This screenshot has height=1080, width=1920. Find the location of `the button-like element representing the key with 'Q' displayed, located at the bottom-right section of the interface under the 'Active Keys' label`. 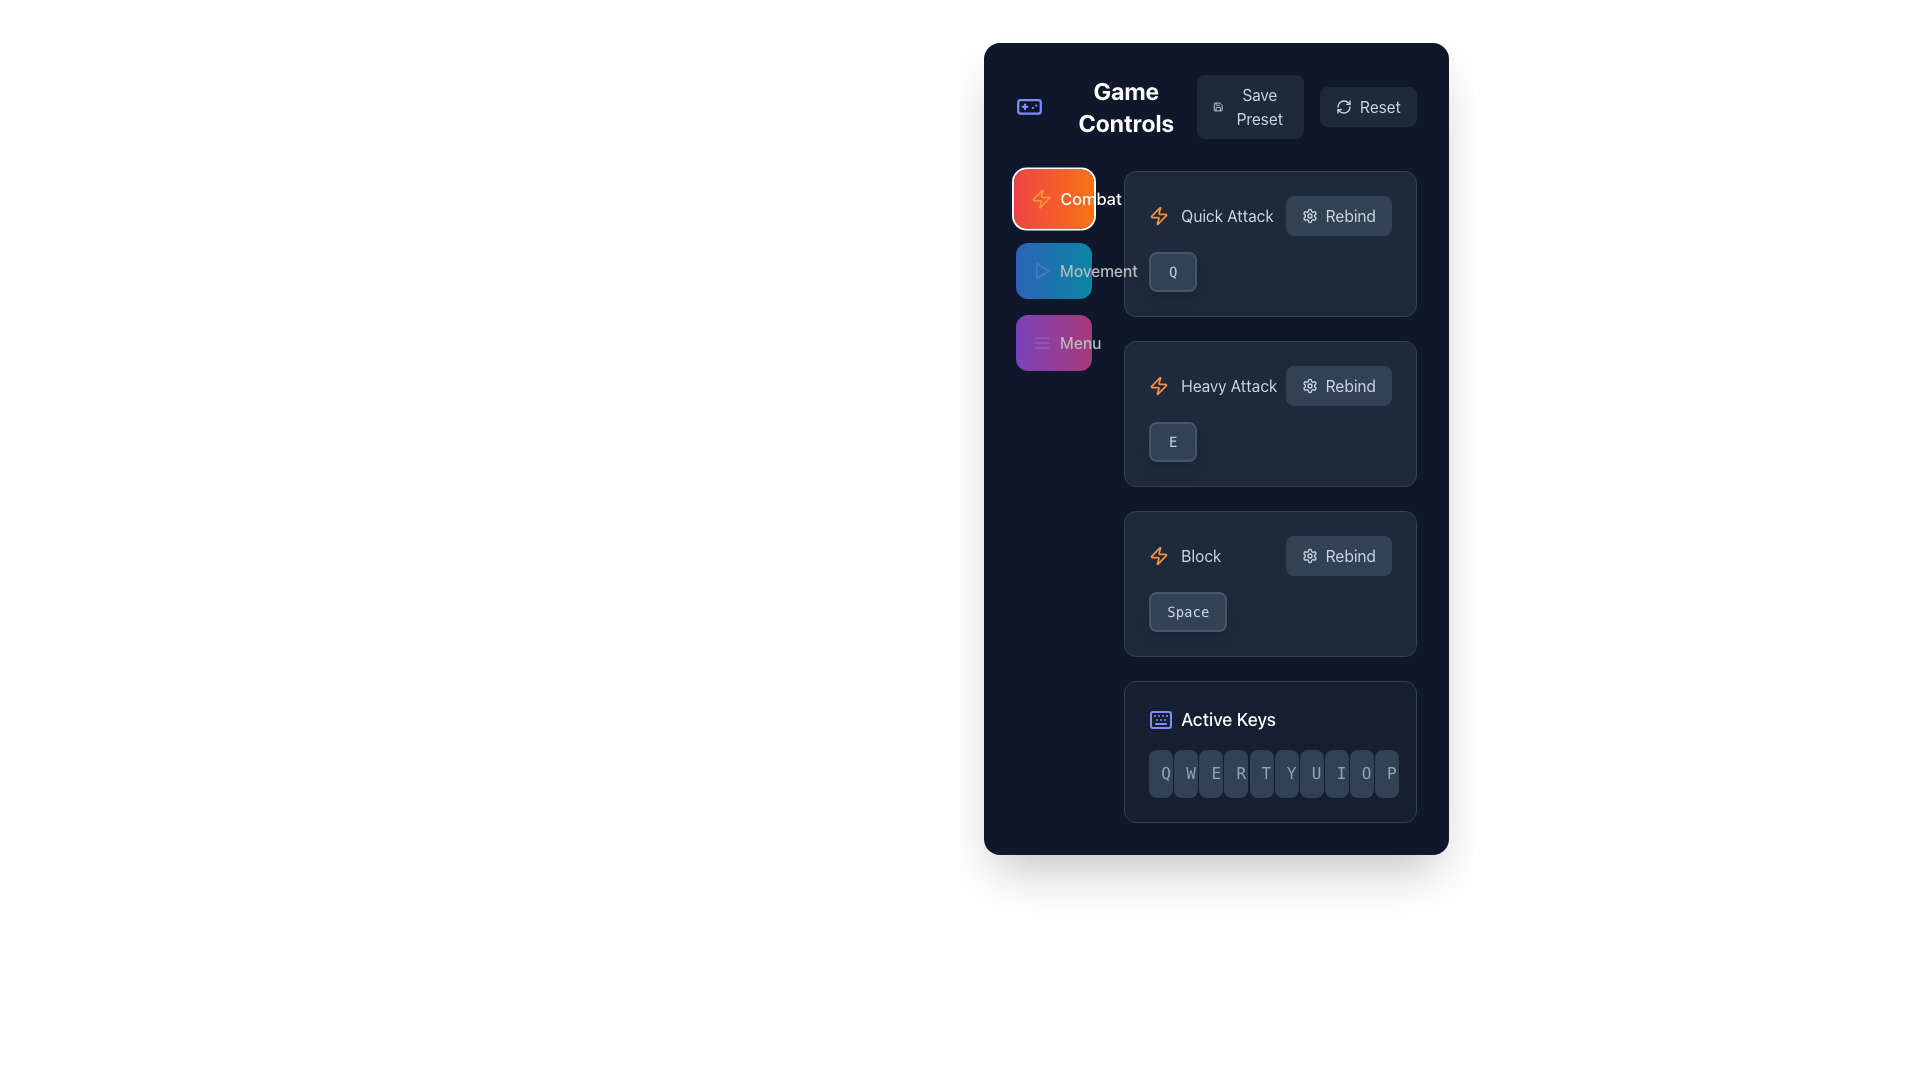

the button-like element representing the key with 'Q' displayed, located at the bottom-right section of the interface under the 'Active Keys' label is located at coordinates (1161, 773).